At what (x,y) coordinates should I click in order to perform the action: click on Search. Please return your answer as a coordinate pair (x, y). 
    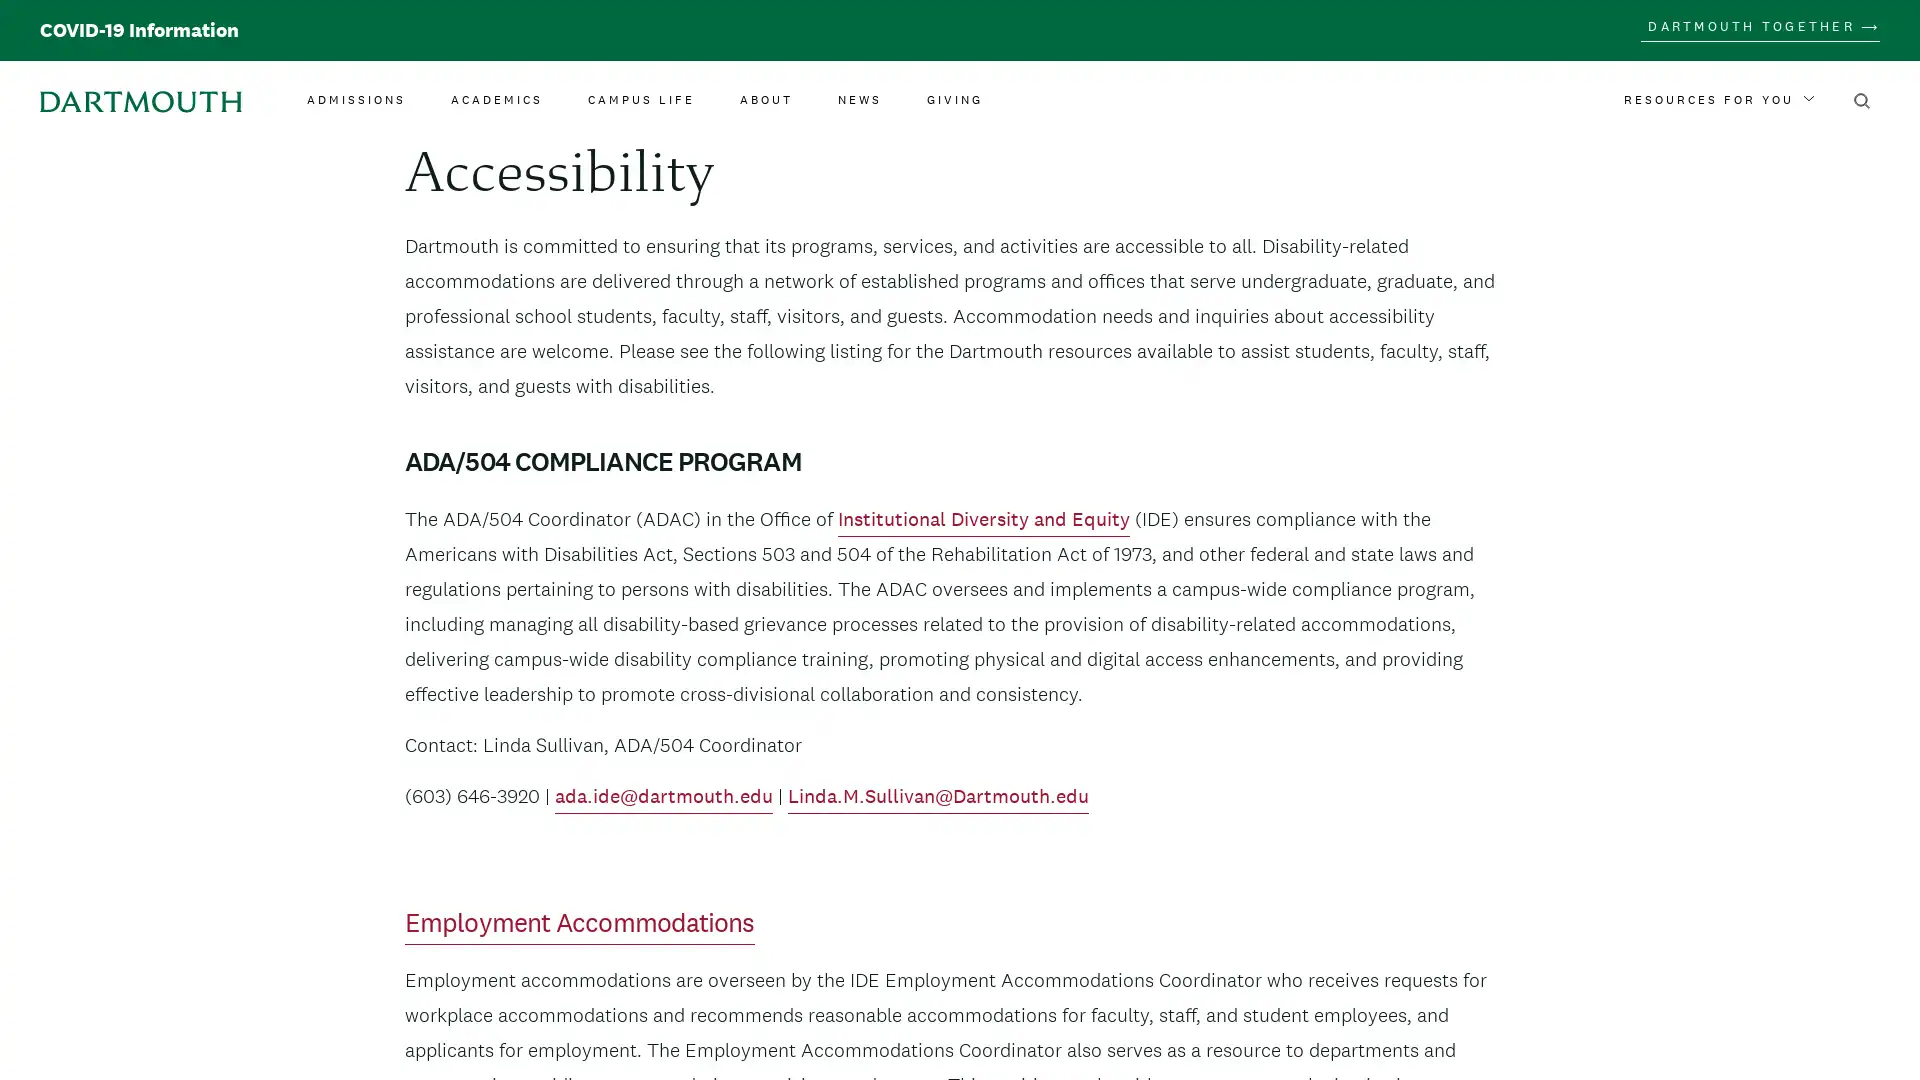
    Looking at the image, I should click on (1861, 100).